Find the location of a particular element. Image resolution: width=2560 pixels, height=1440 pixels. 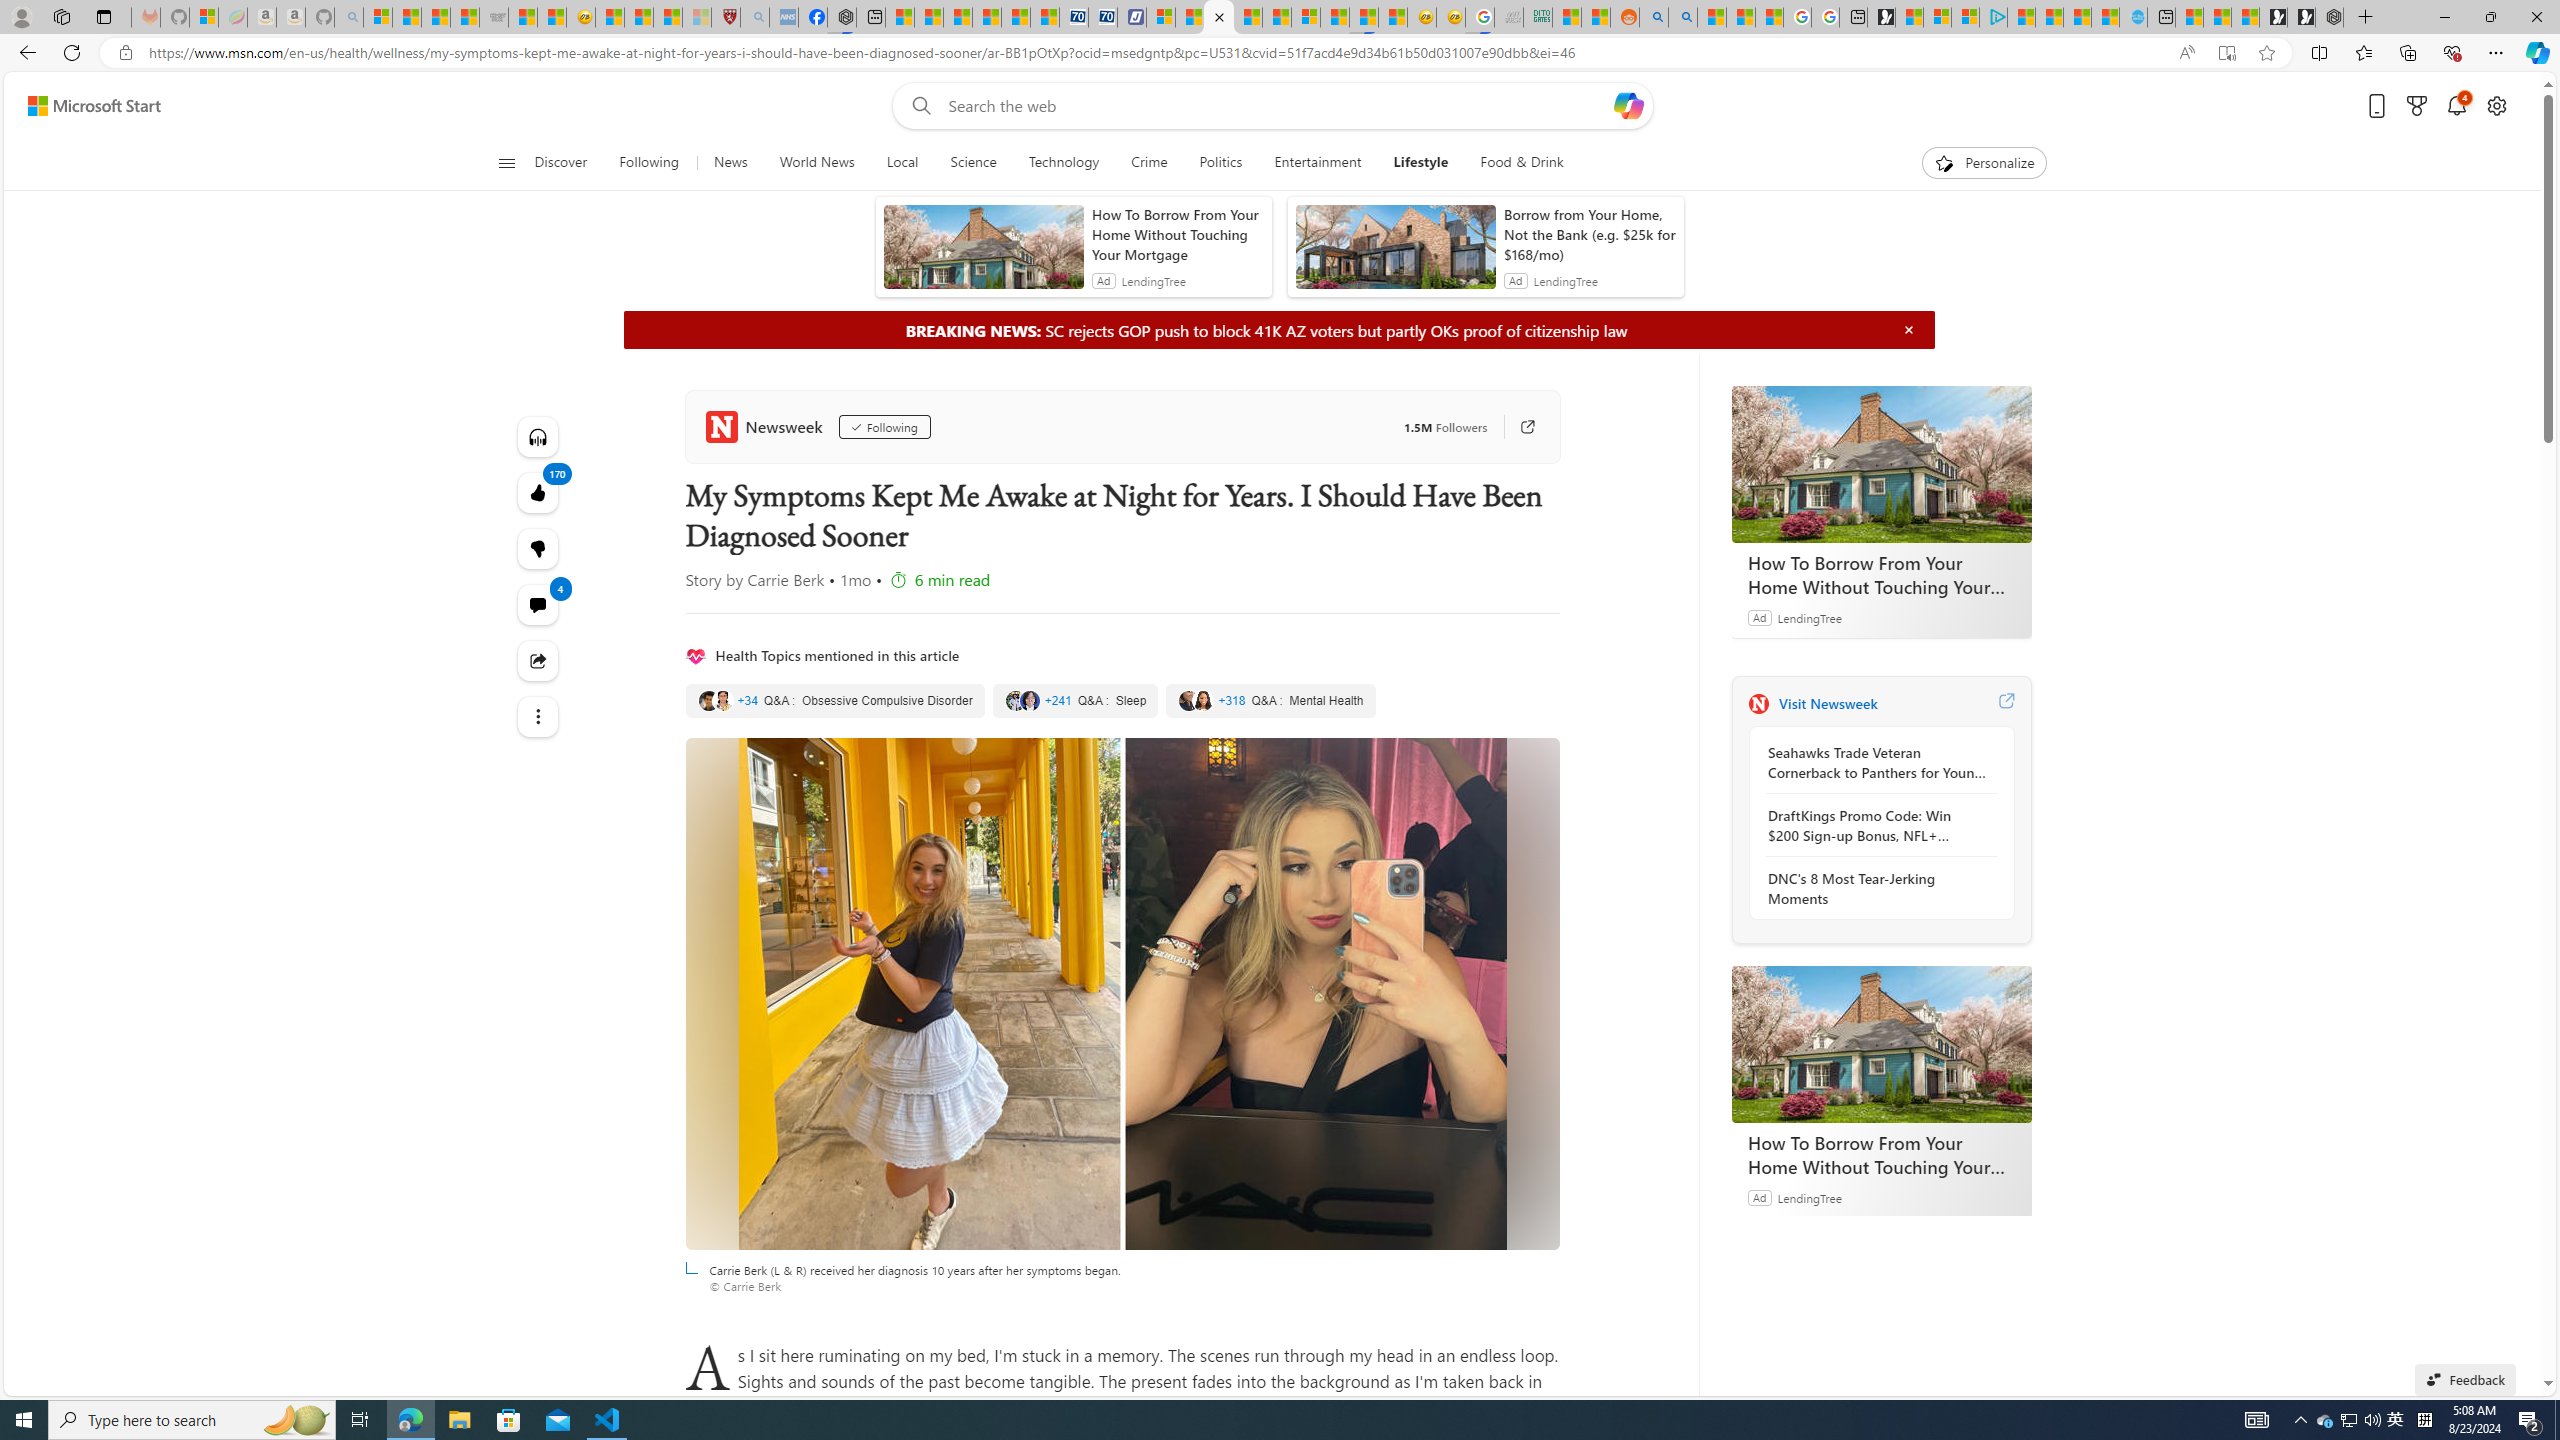

'Local' is located at coordinates (901, 162).